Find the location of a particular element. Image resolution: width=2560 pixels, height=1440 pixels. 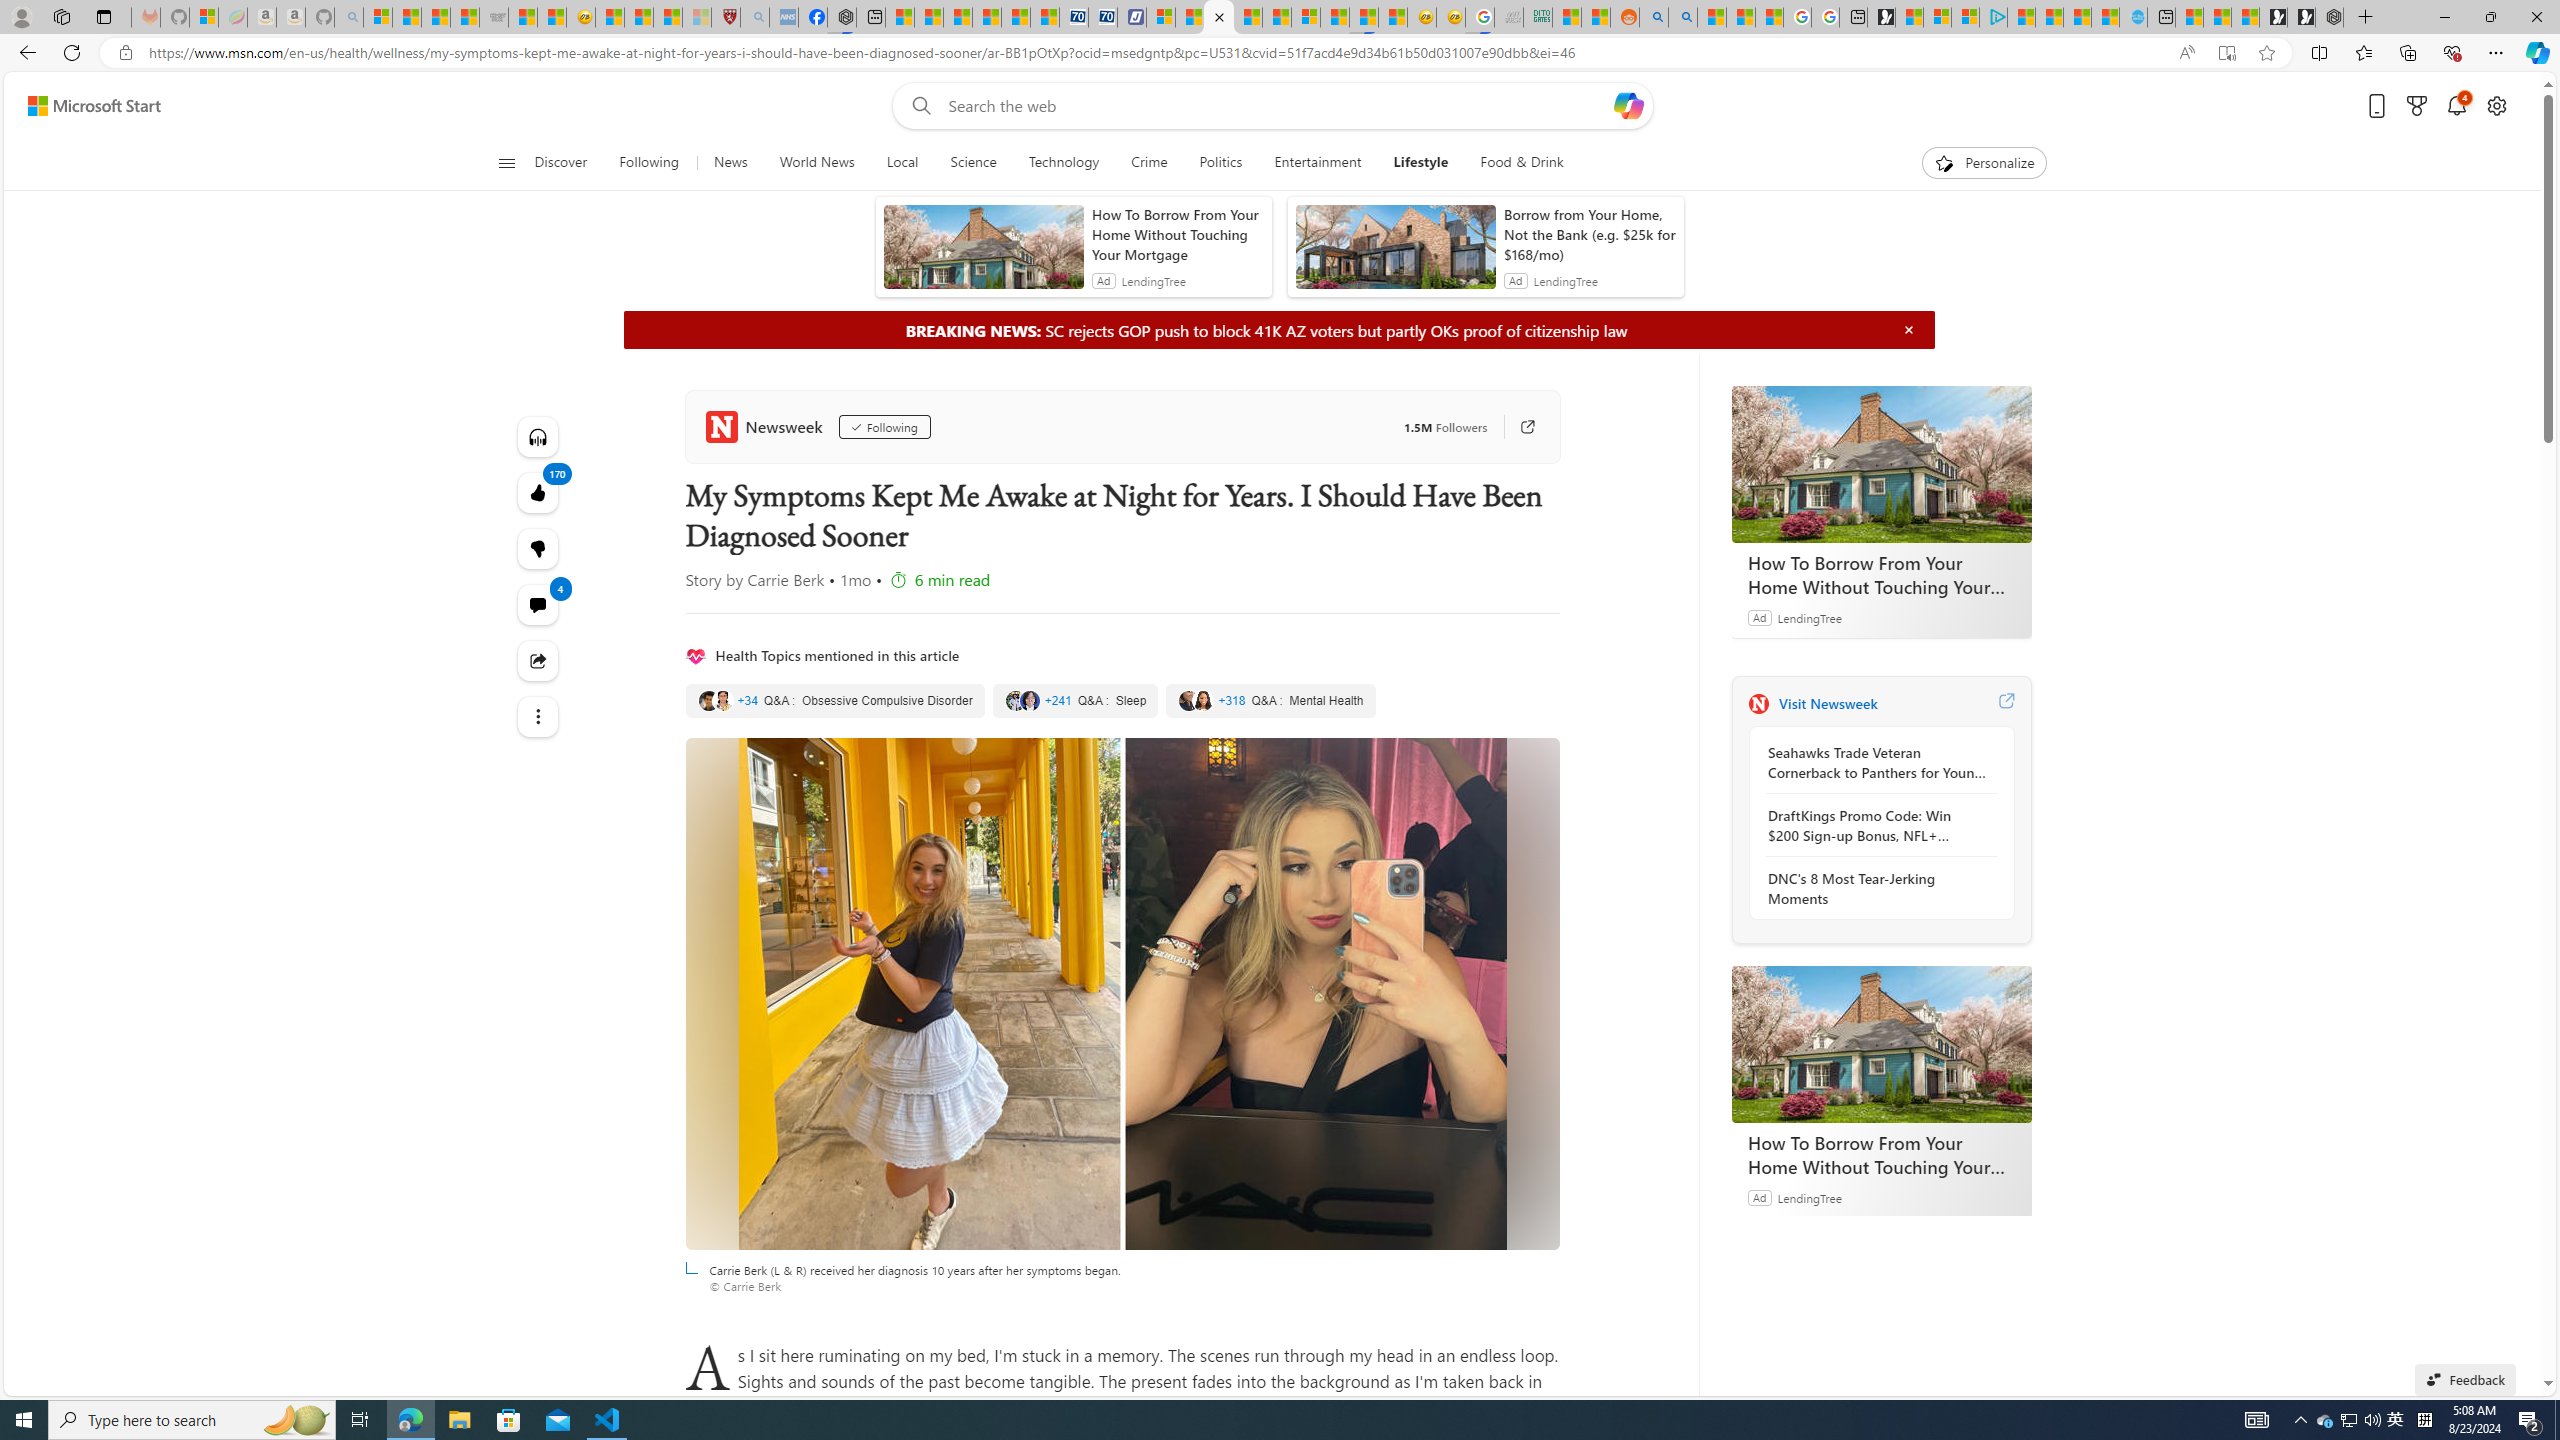

'Local' is located at coordinates (901, 162).